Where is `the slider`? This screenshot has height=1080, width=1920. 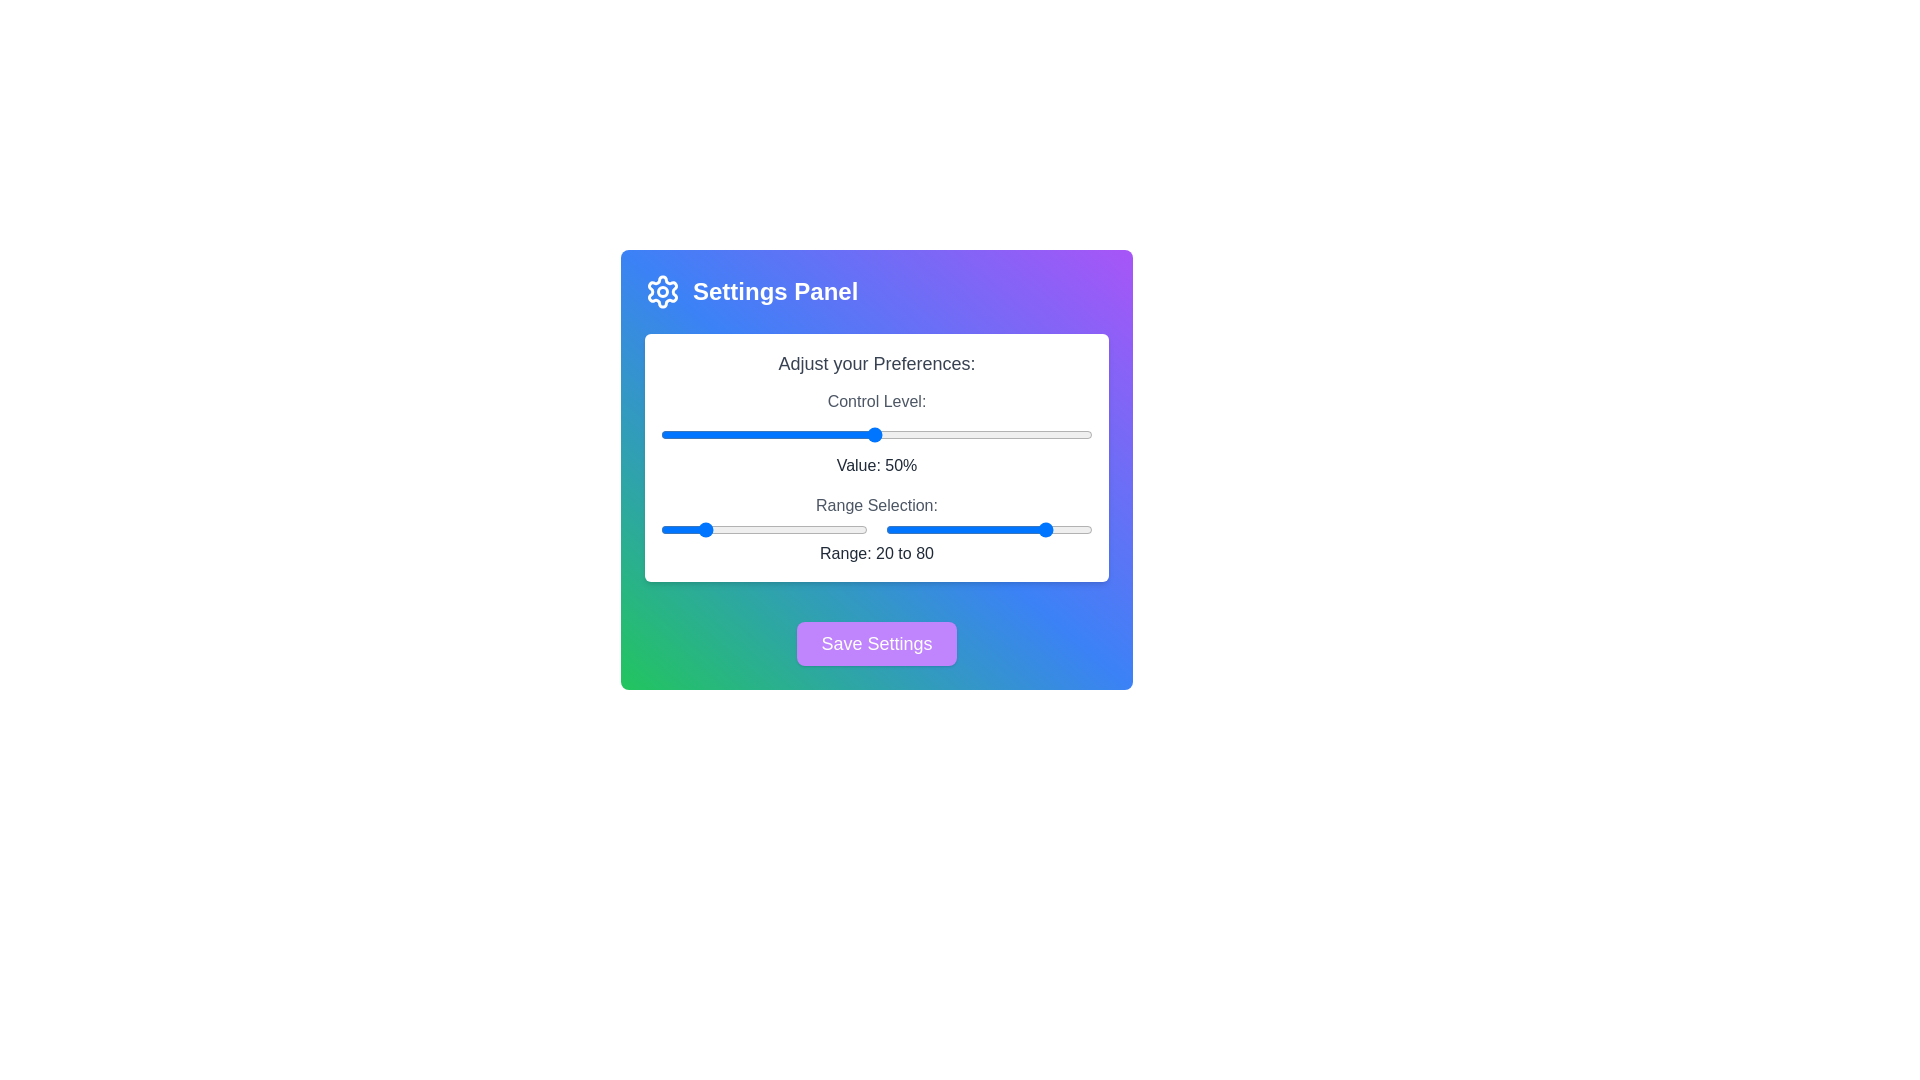 the slider is located at coordinates (1015, 528).